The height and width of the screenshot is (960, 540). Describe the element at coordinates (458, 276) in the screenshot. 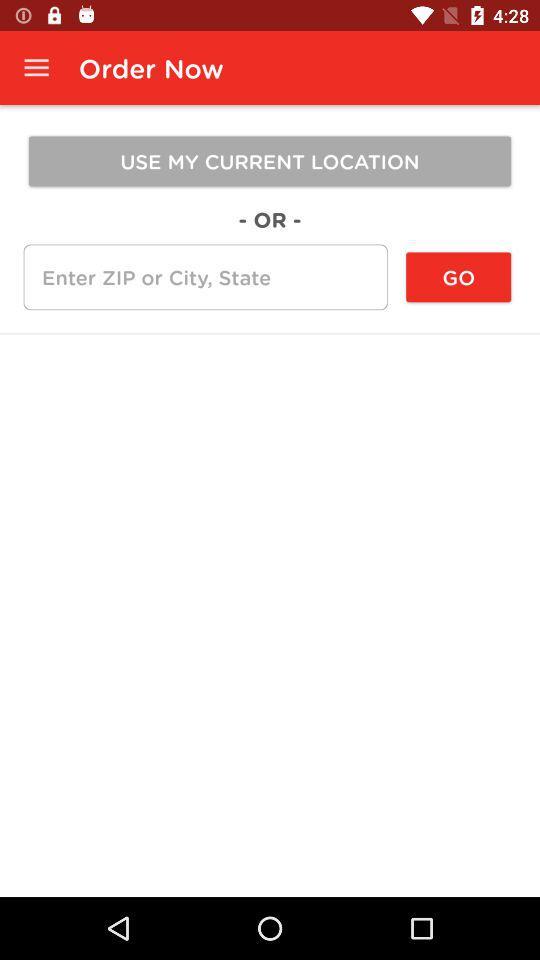

I see `the go at the top right corner` at that location.